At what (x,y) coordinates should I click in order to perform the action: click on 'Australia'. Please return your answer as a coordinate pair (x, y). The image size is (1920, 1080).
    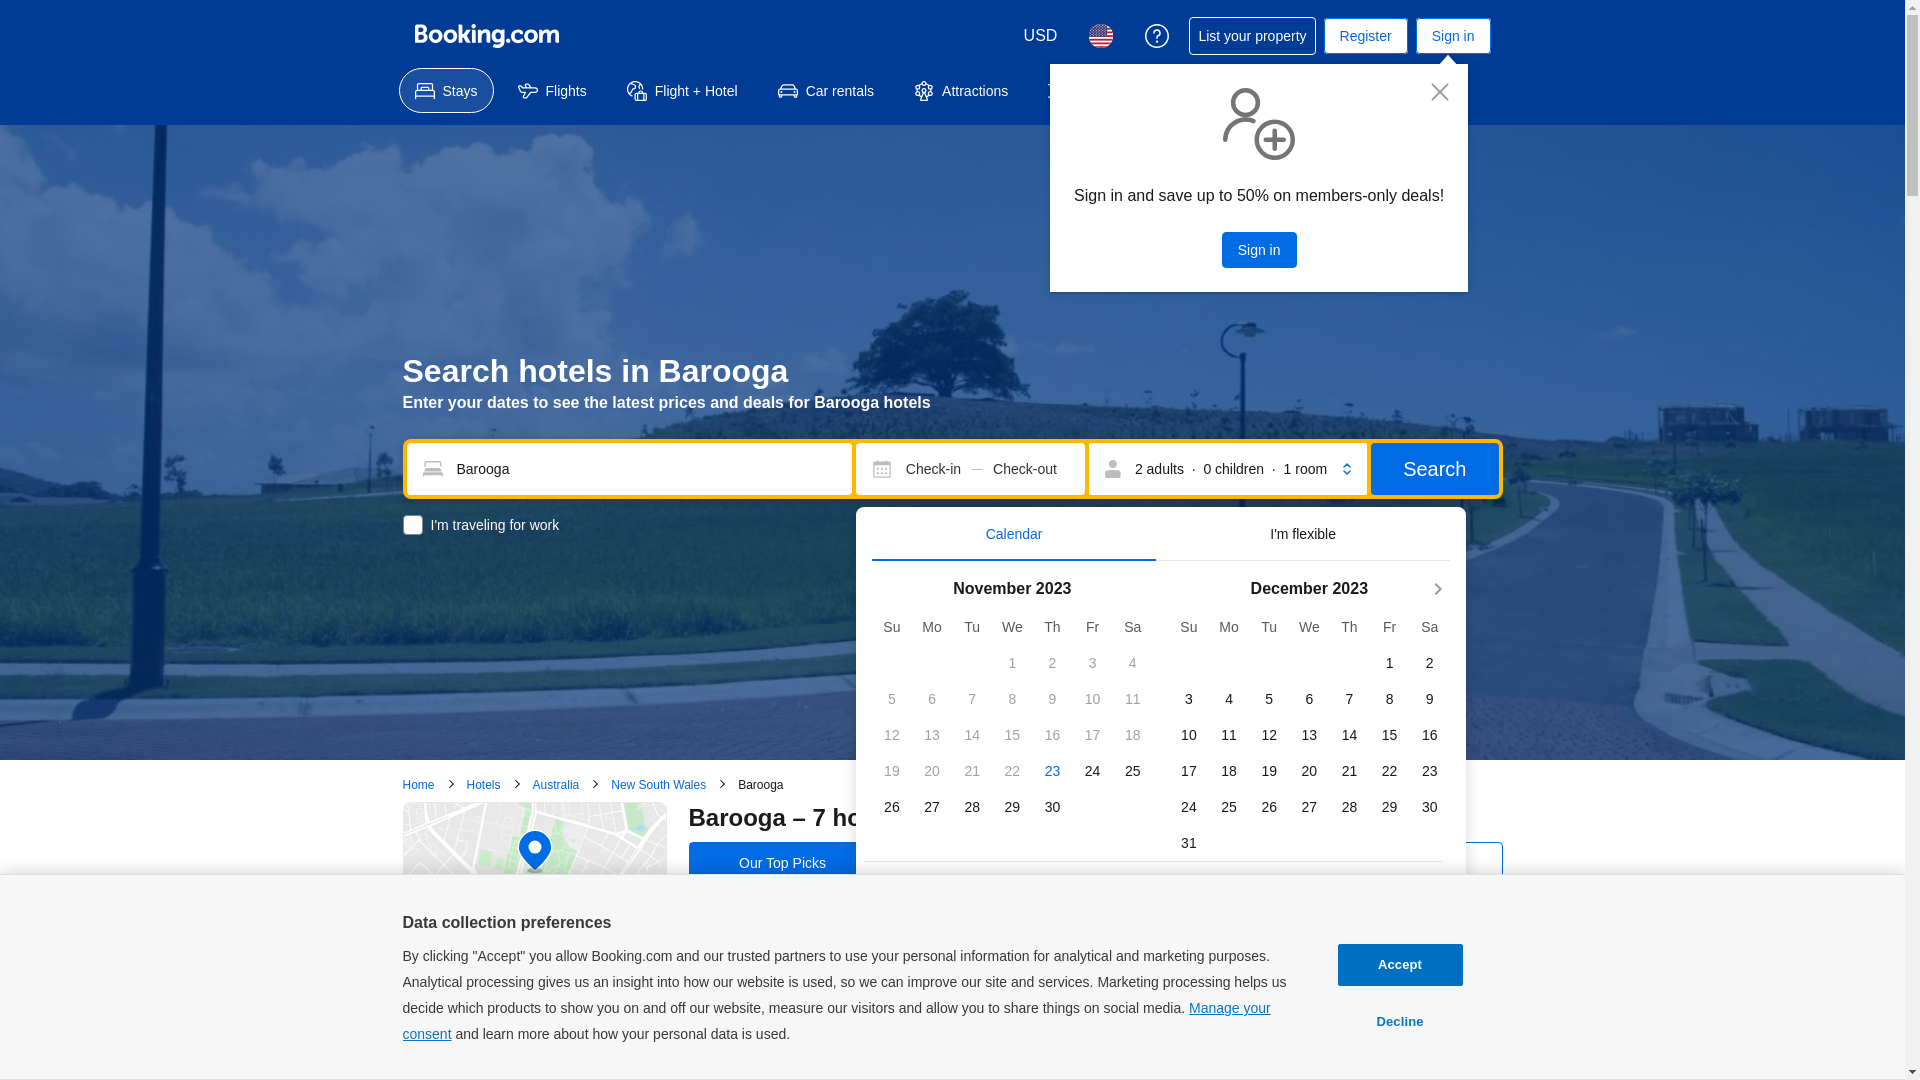
    Looking at the image, I should click on (556, 784).